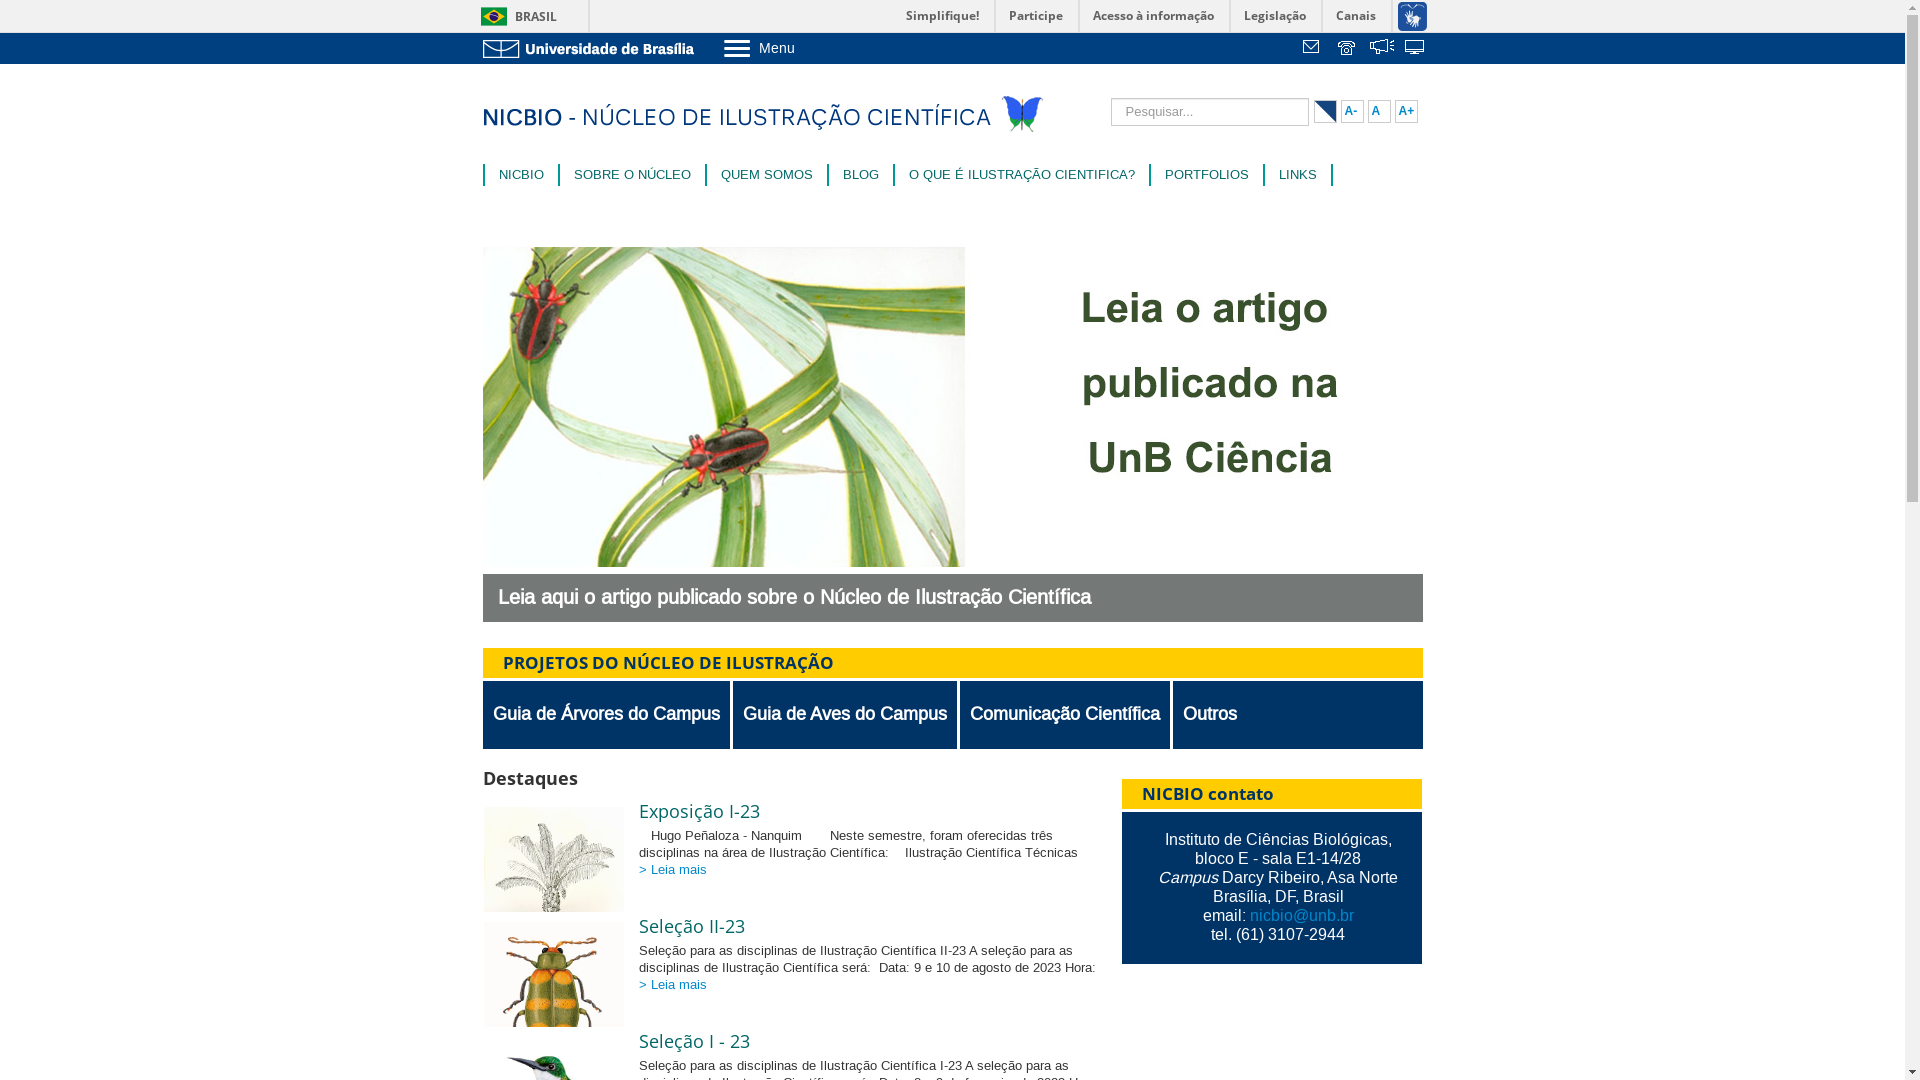  Describe the element at coordinates (1208, 713) in the screenshot. I see `'Outros'` at that location.